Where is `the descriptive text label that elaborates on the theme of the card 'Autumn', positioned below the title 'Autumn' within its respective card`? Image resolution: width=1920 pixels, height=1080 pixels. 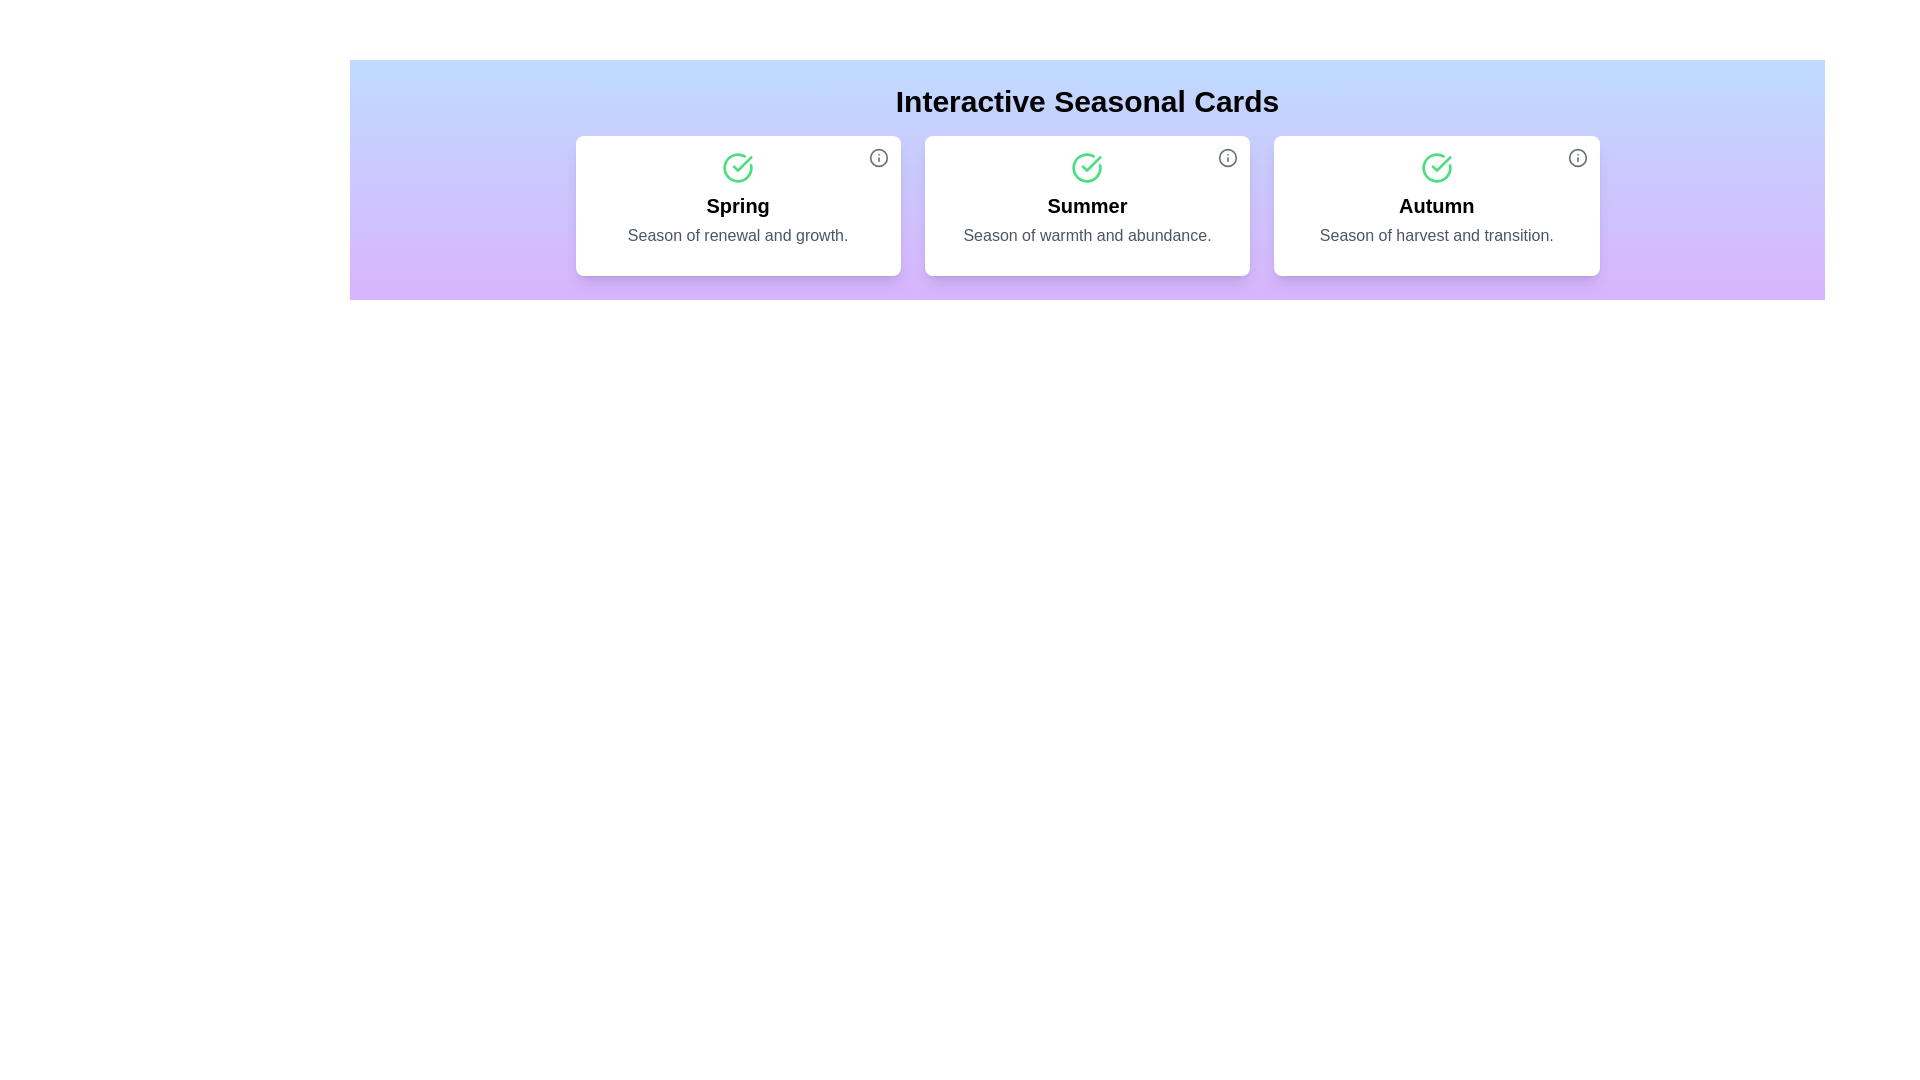
the descriptive text label that elaborates on the theme of the card 'Autumn', positioned below the title 'Autumn' within its respective card is located at coordinates (1435, 234).